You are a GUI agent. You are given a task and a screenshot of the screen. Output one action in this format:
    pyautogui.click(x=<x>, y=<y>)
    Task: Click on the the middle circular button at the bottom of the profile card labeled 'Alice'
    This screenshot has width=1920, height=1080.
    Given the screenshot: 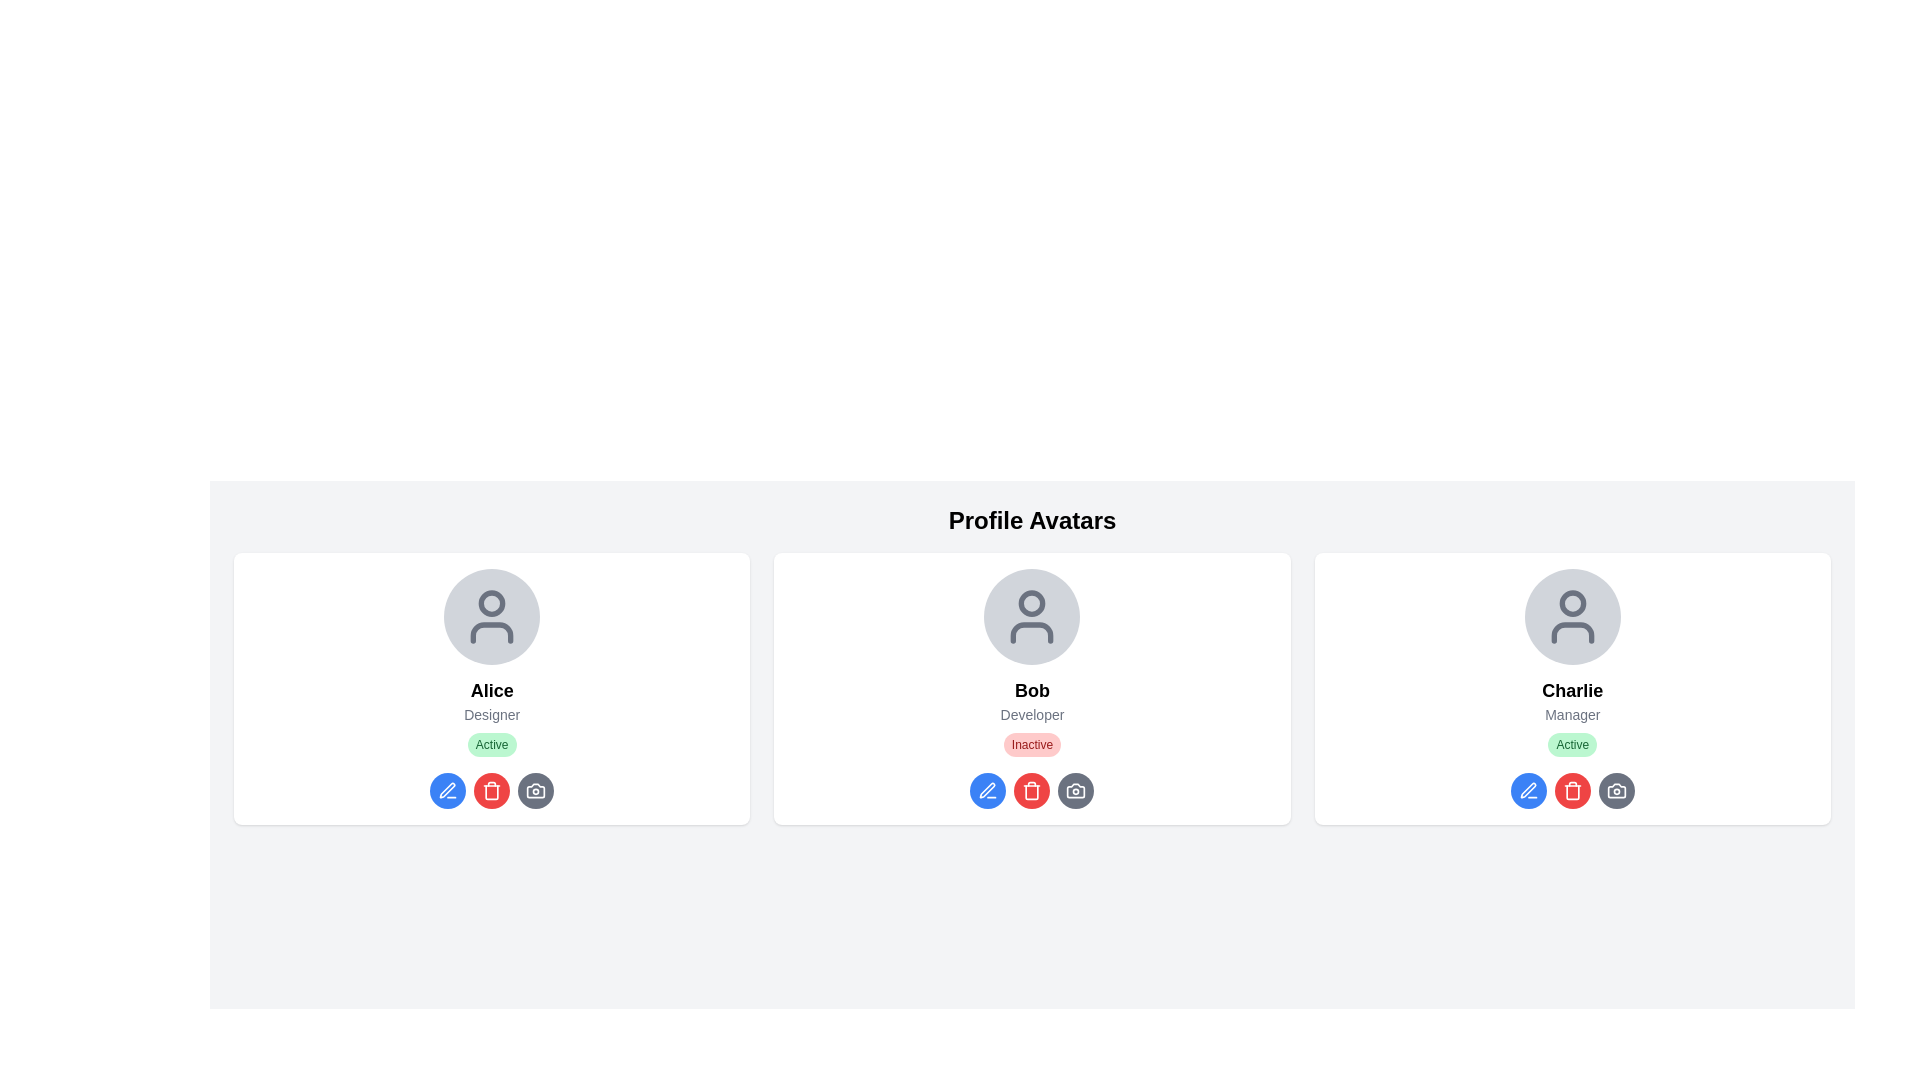 What is the action you would take?
    pyautogui.click(x=491, y=789)
    